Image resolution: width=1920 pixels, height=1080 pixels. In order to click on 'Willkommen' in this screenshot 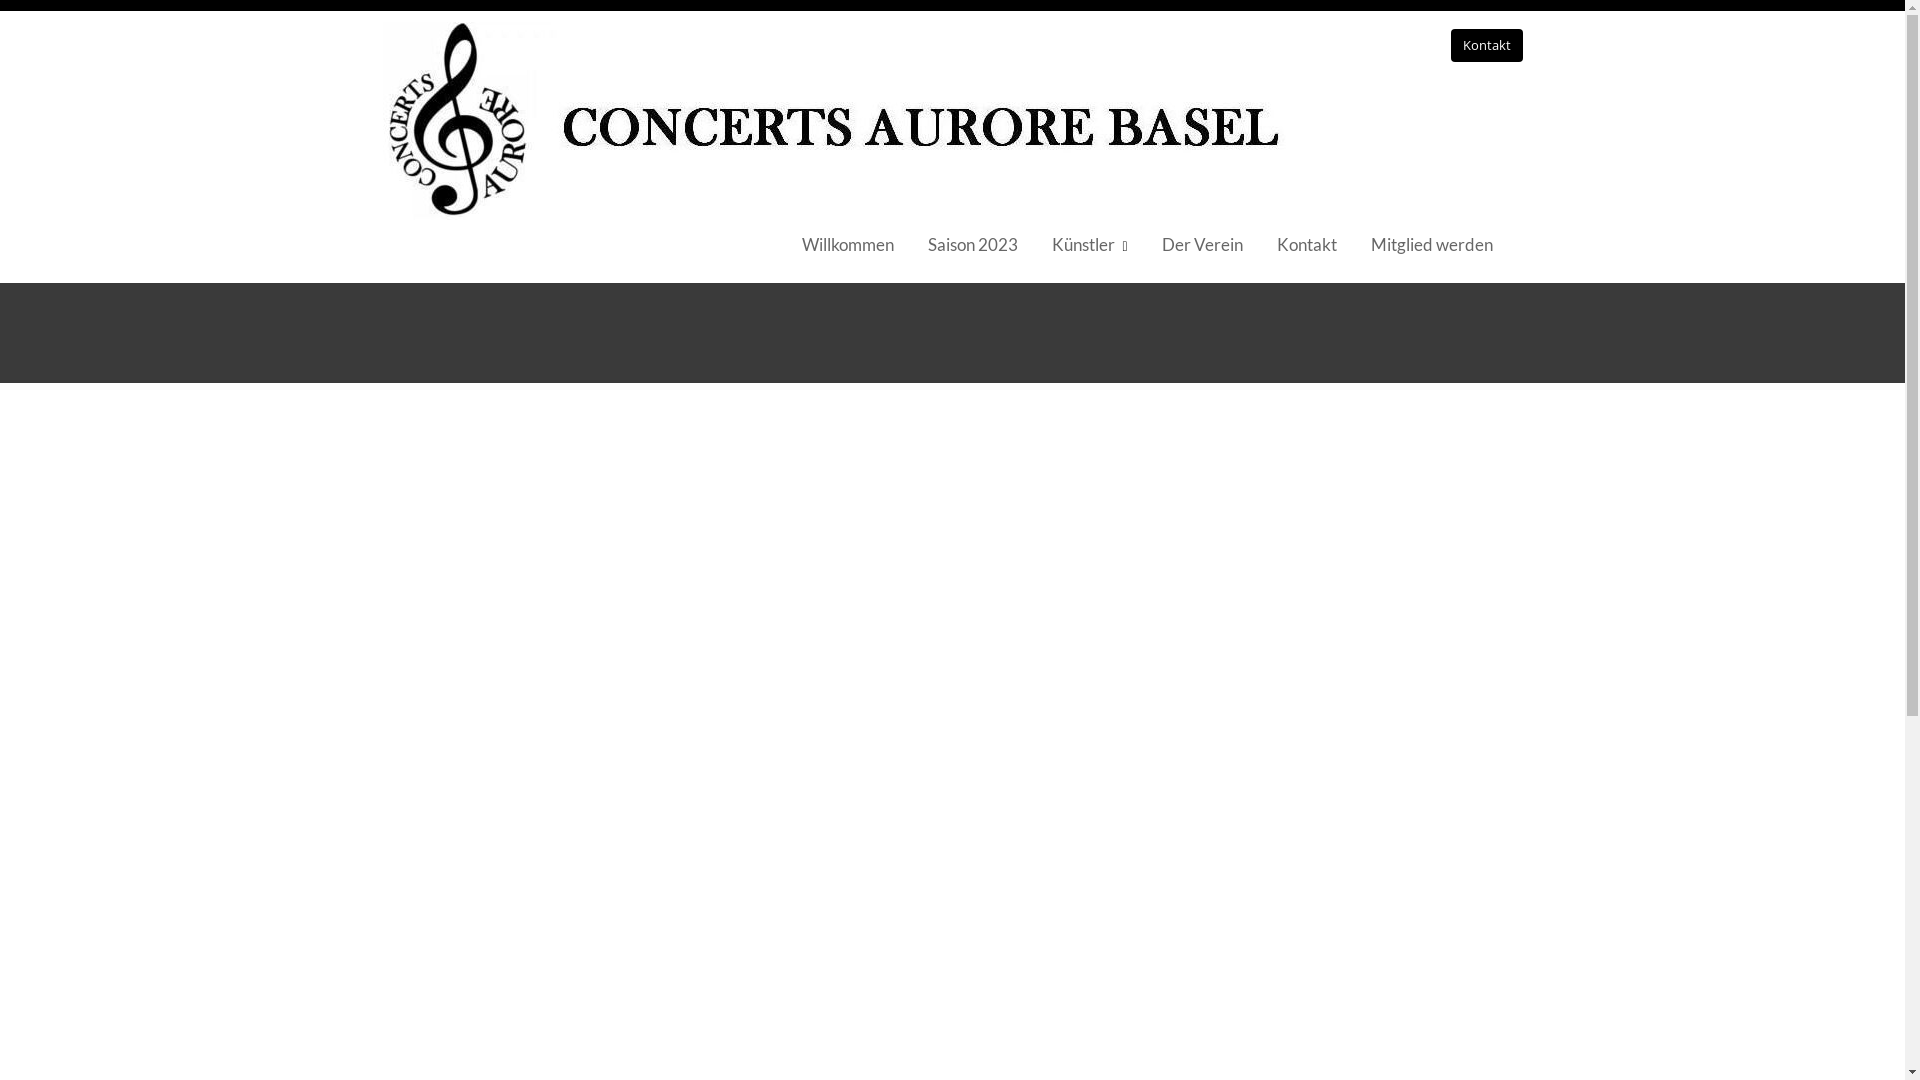, I will do `click(848, 244)`.